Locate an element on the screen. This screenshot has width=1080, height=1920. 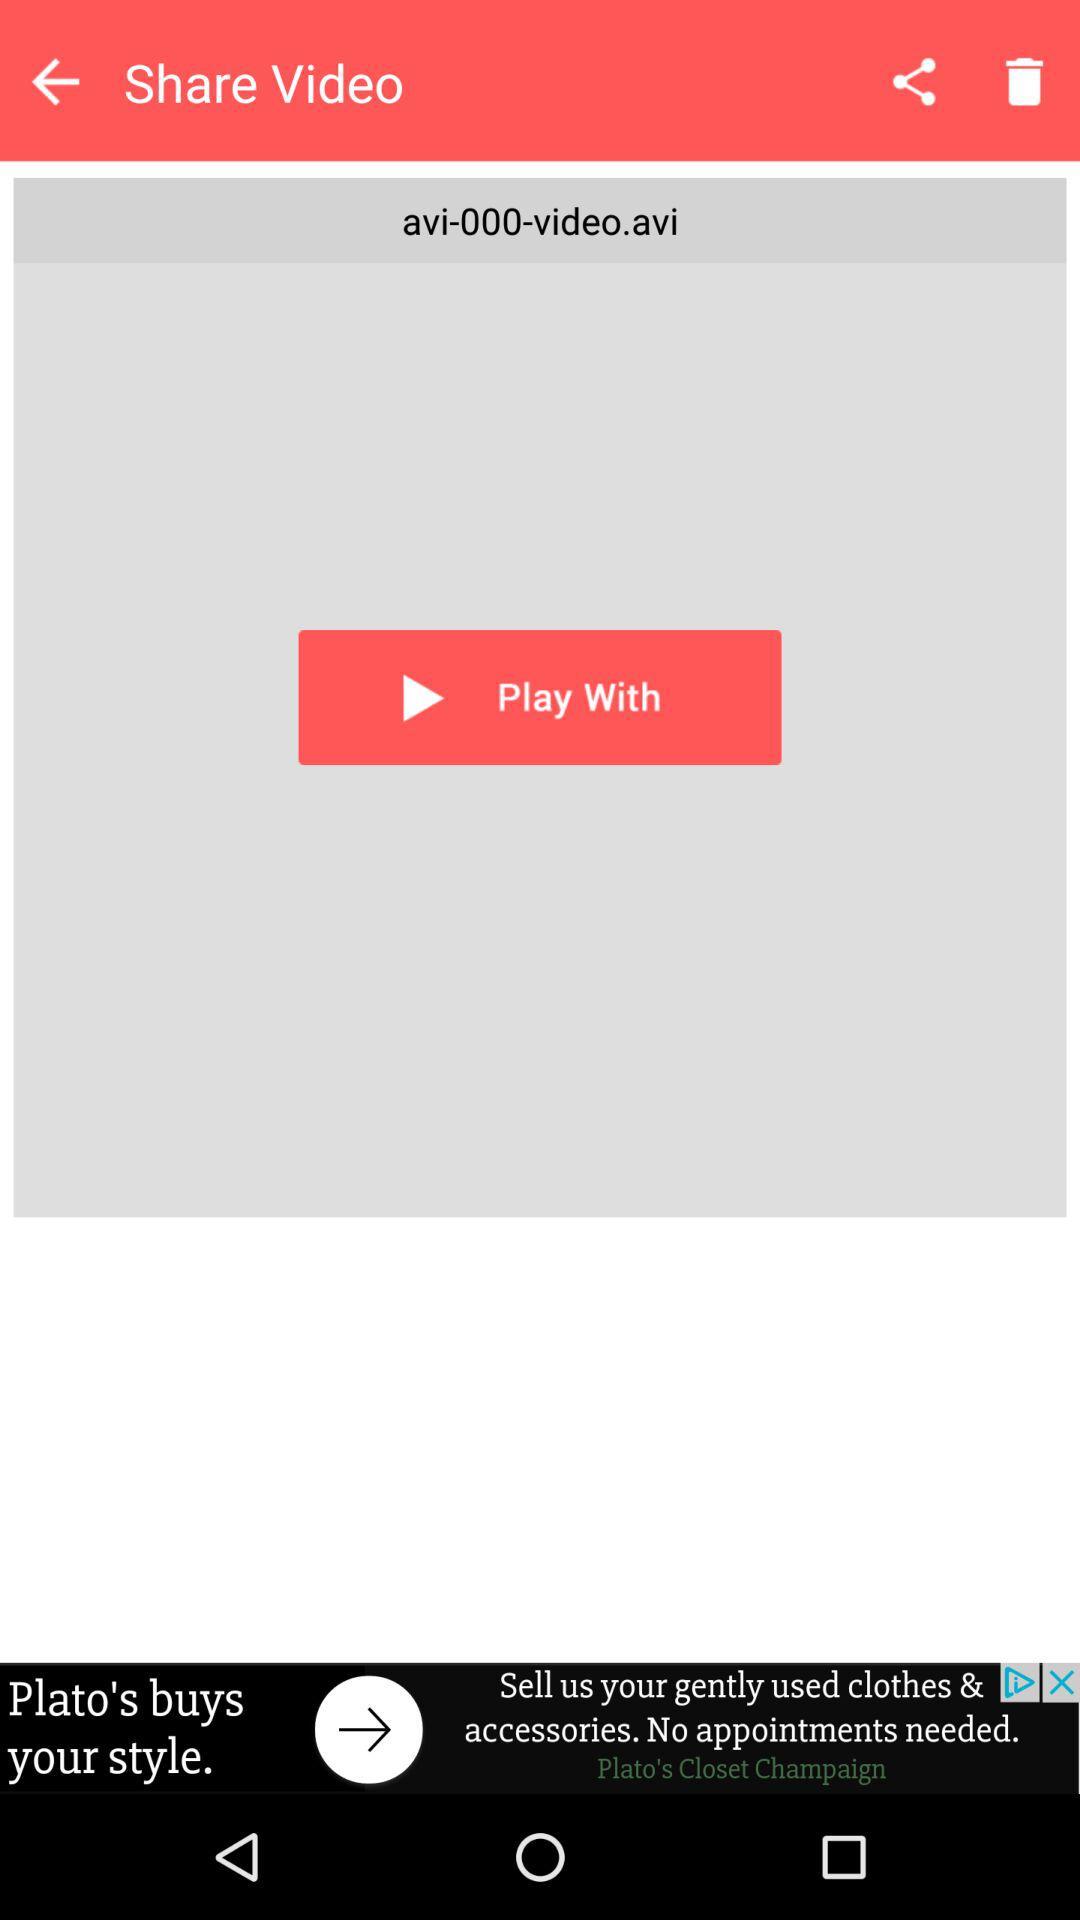
sharing icon is located at coordinates (914, 80).